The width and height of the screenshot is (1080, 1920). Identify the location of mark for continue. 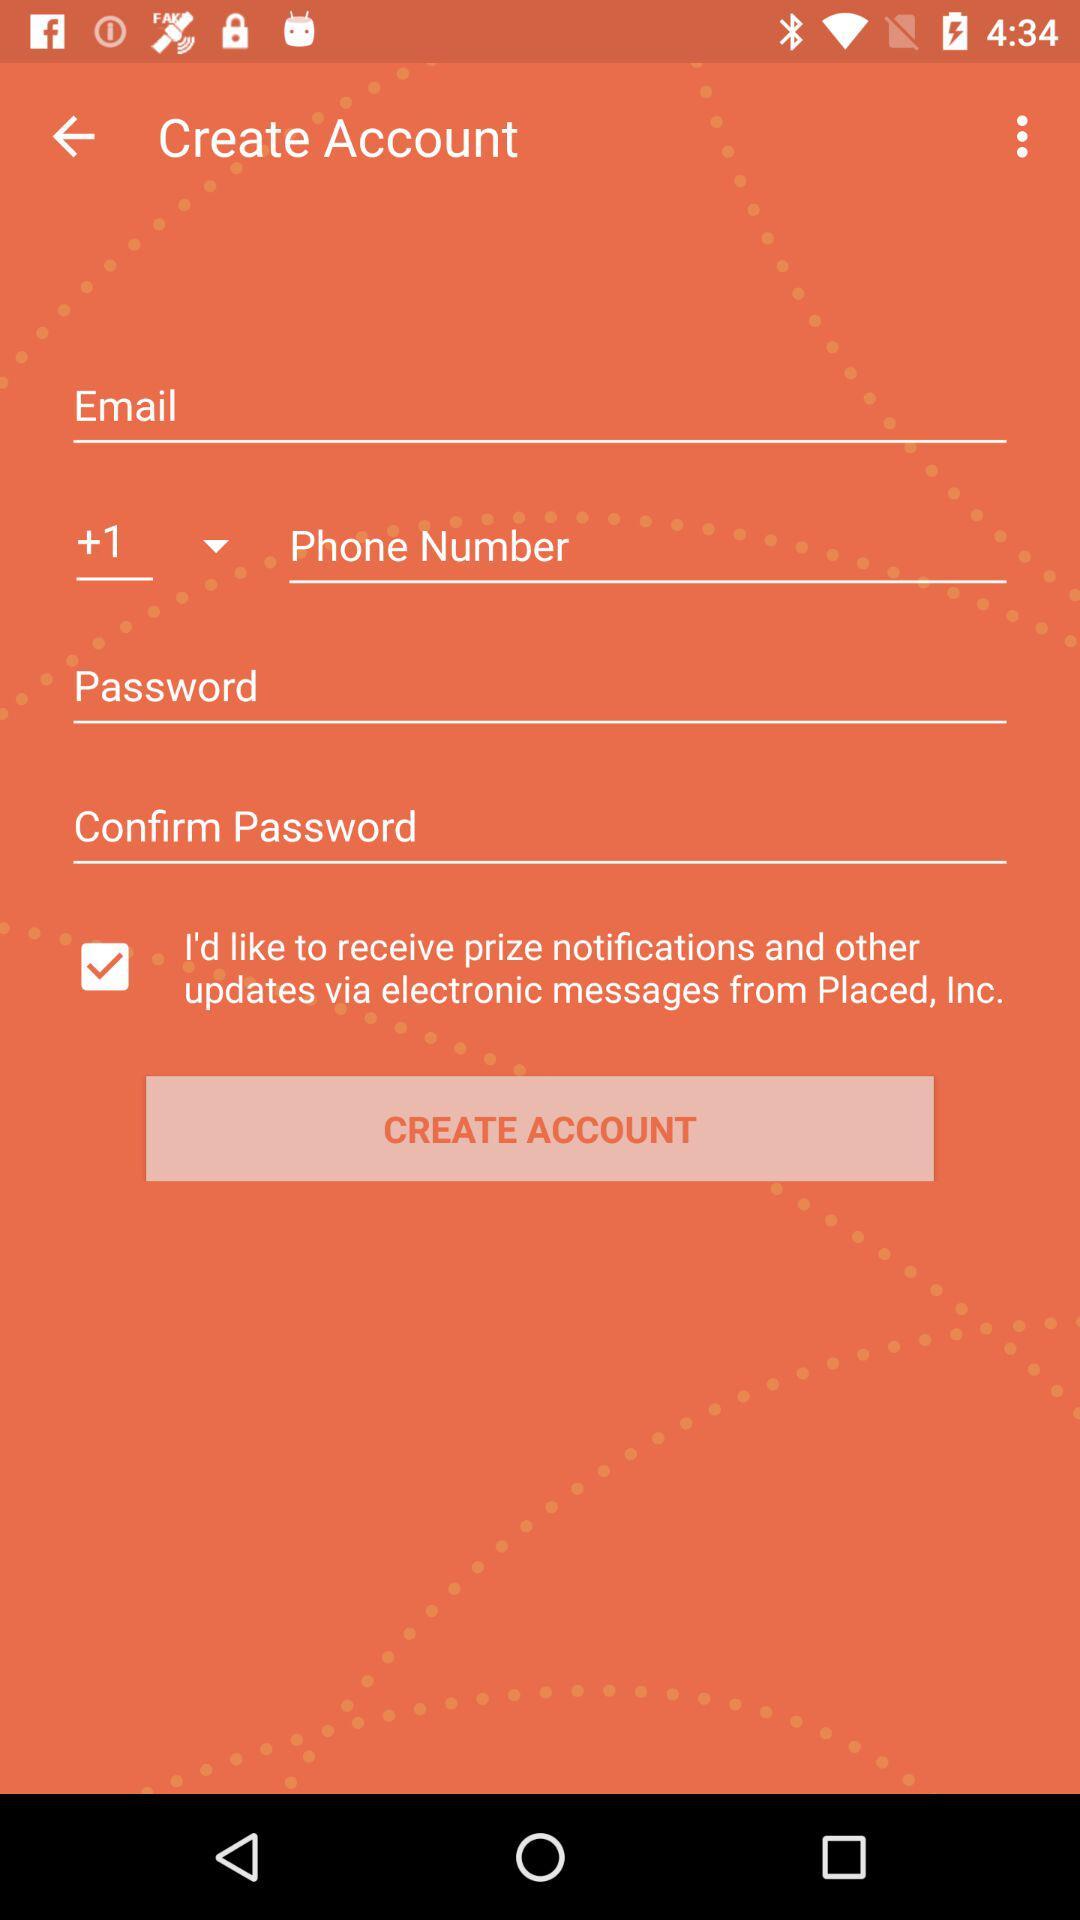
(123, 966).